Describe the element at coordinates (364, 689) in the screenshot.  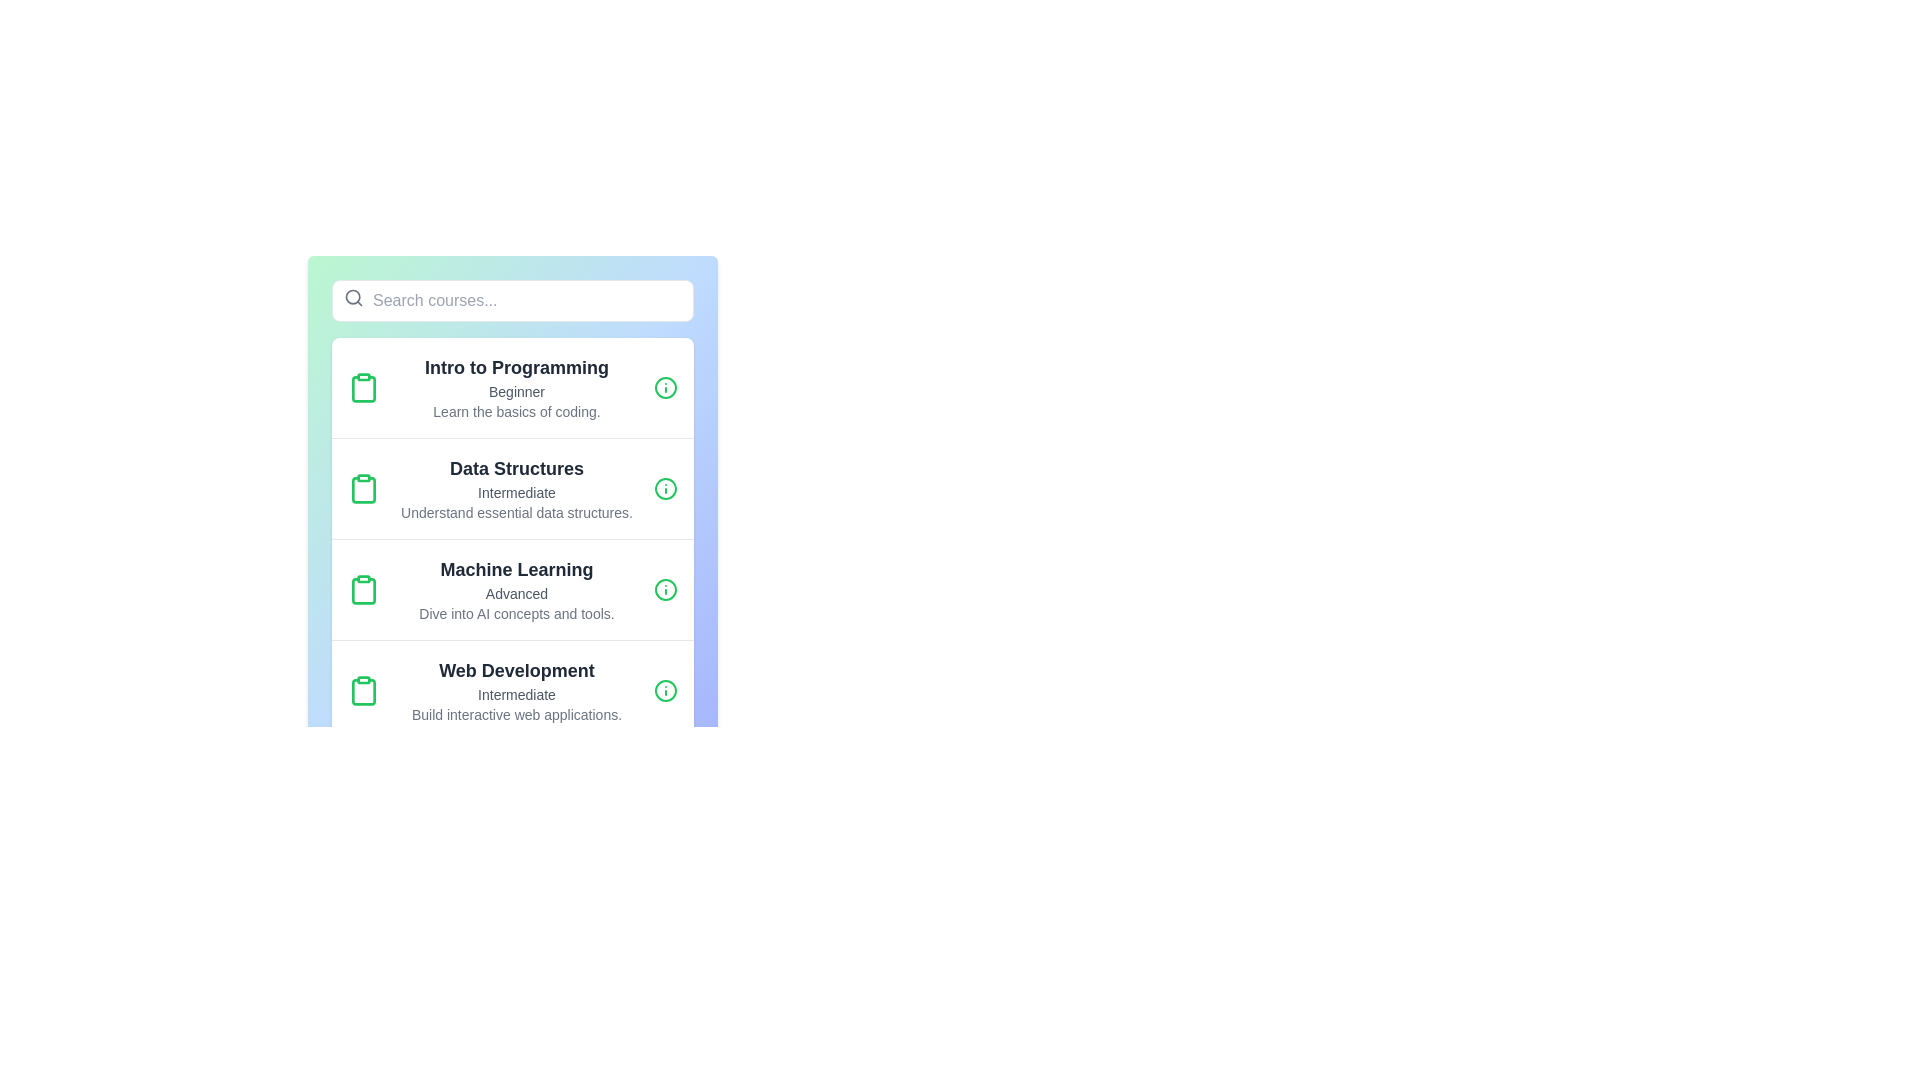
I see `the green clipboard icon located to the left of the 'Web Development' course title in the course list` at that location.